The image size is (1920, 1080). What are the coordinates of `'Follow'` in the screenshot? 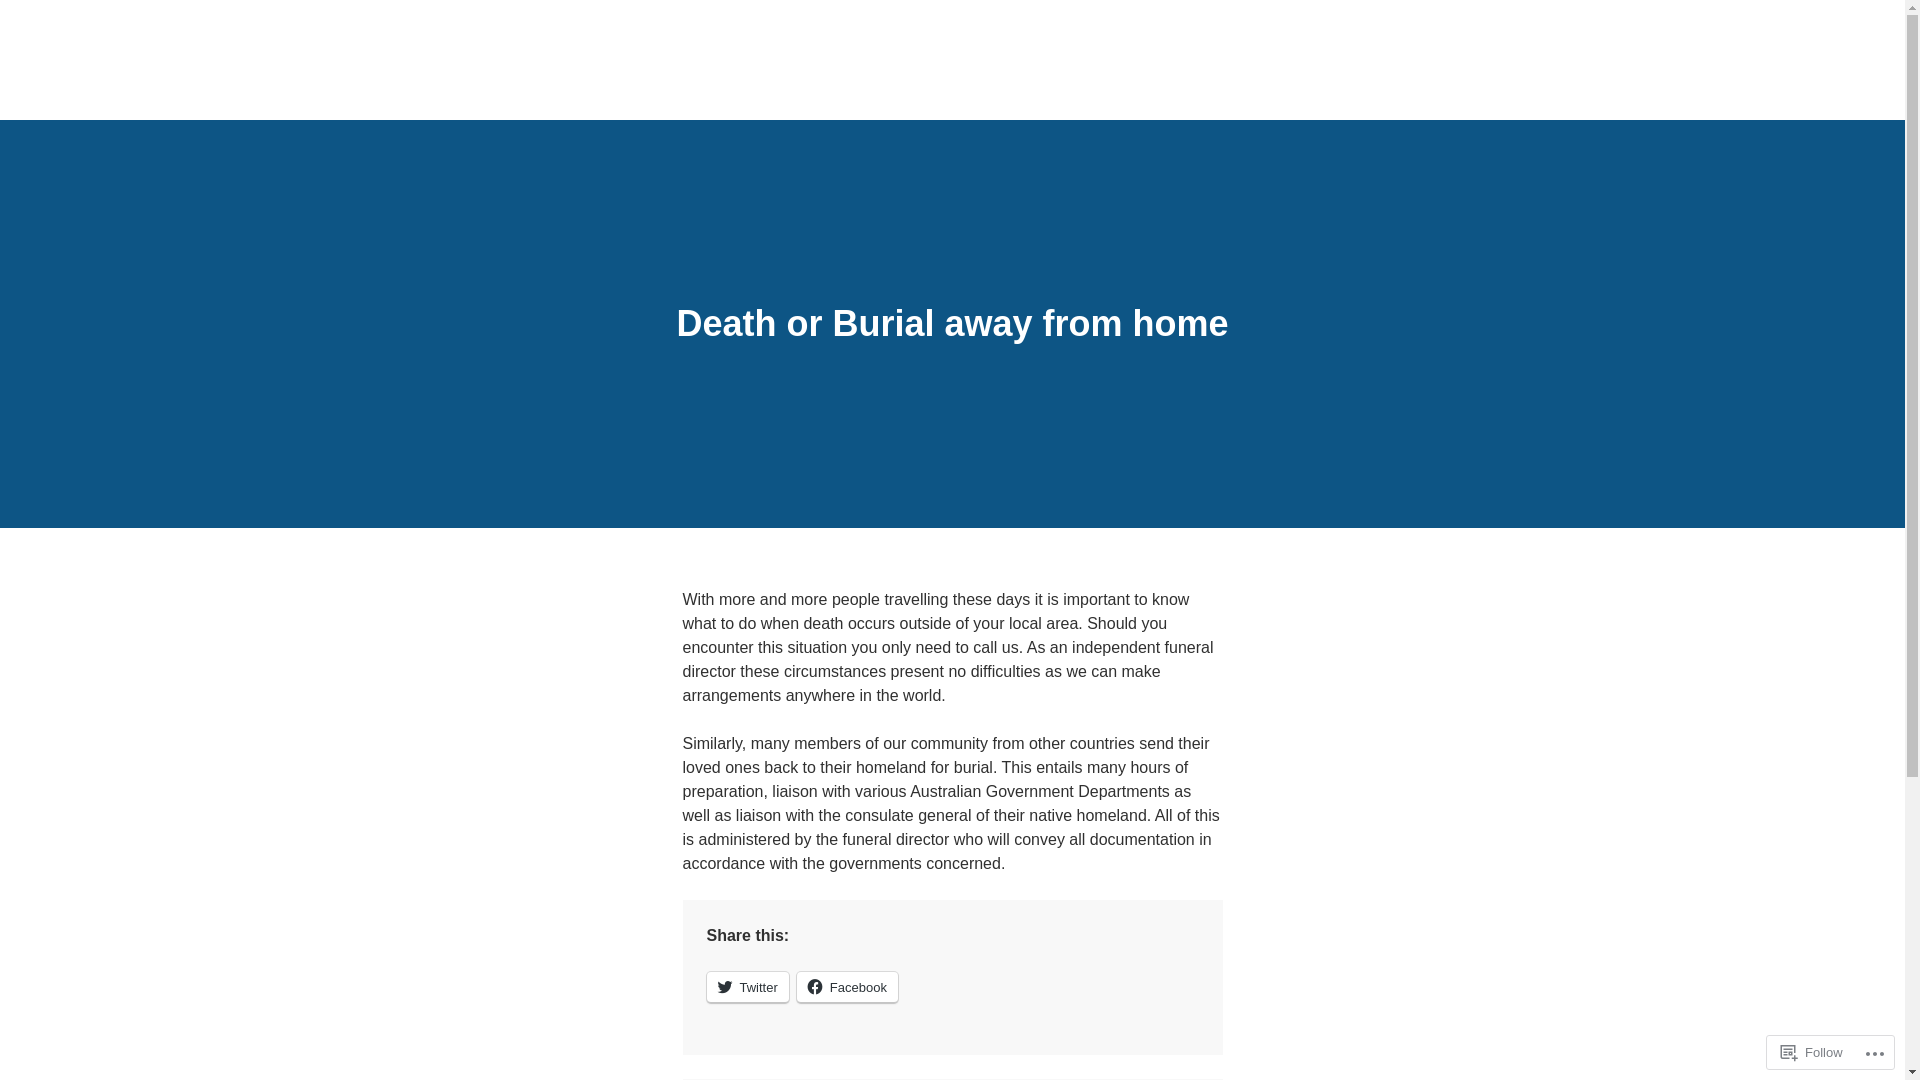 It's located at (1812, 1051).